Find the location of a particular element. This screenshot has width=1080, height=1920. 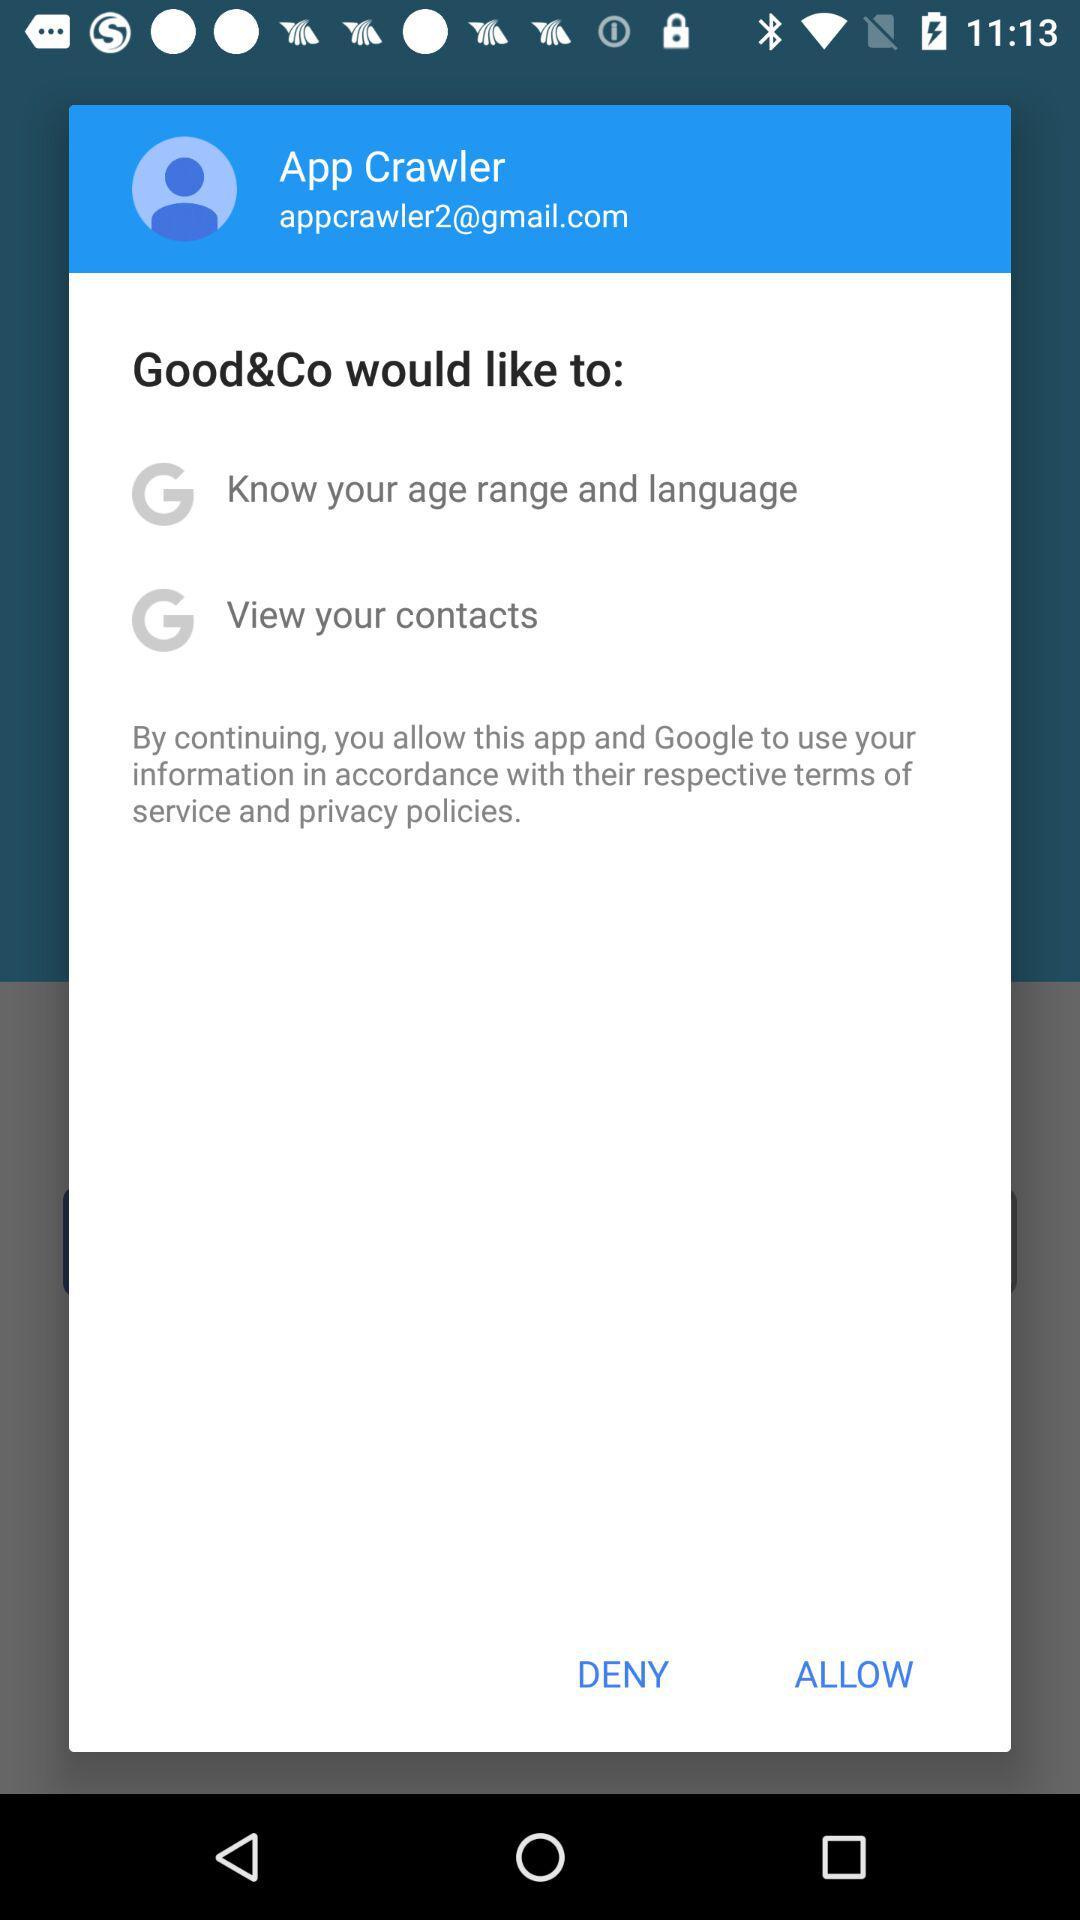

know your age app is located at coordinates (511, 487).